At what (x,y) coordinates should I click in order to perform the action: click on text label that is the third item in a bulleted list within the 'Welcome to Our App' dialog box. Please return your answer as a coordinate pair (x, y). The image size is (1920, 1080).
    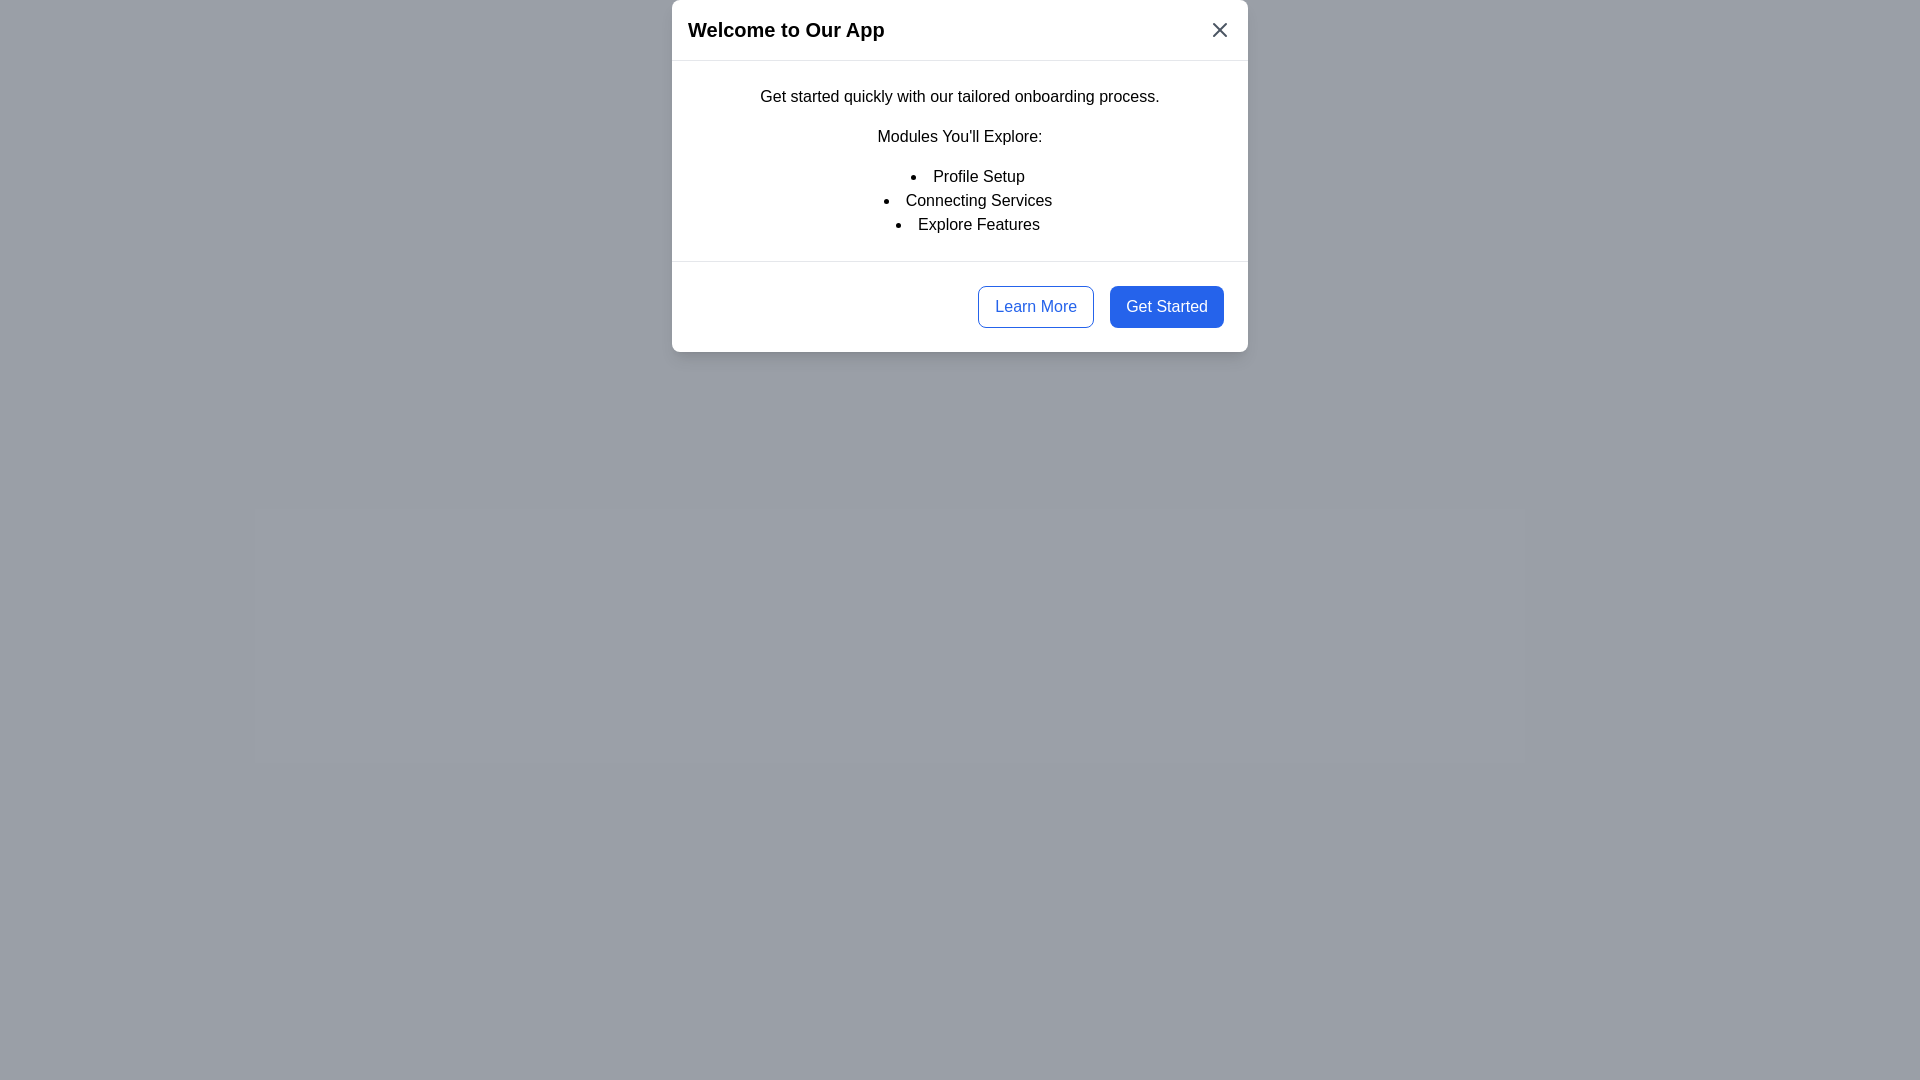
    Looking at the image, I should click on (968, 224).